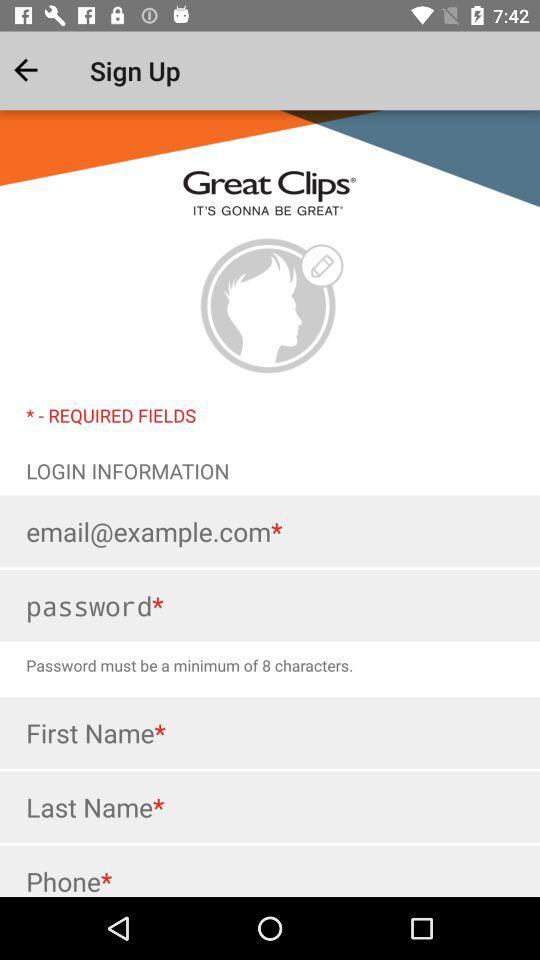  Describe the element at coordinates (270, 807) in the screenshot. I see `your last name` at that location.